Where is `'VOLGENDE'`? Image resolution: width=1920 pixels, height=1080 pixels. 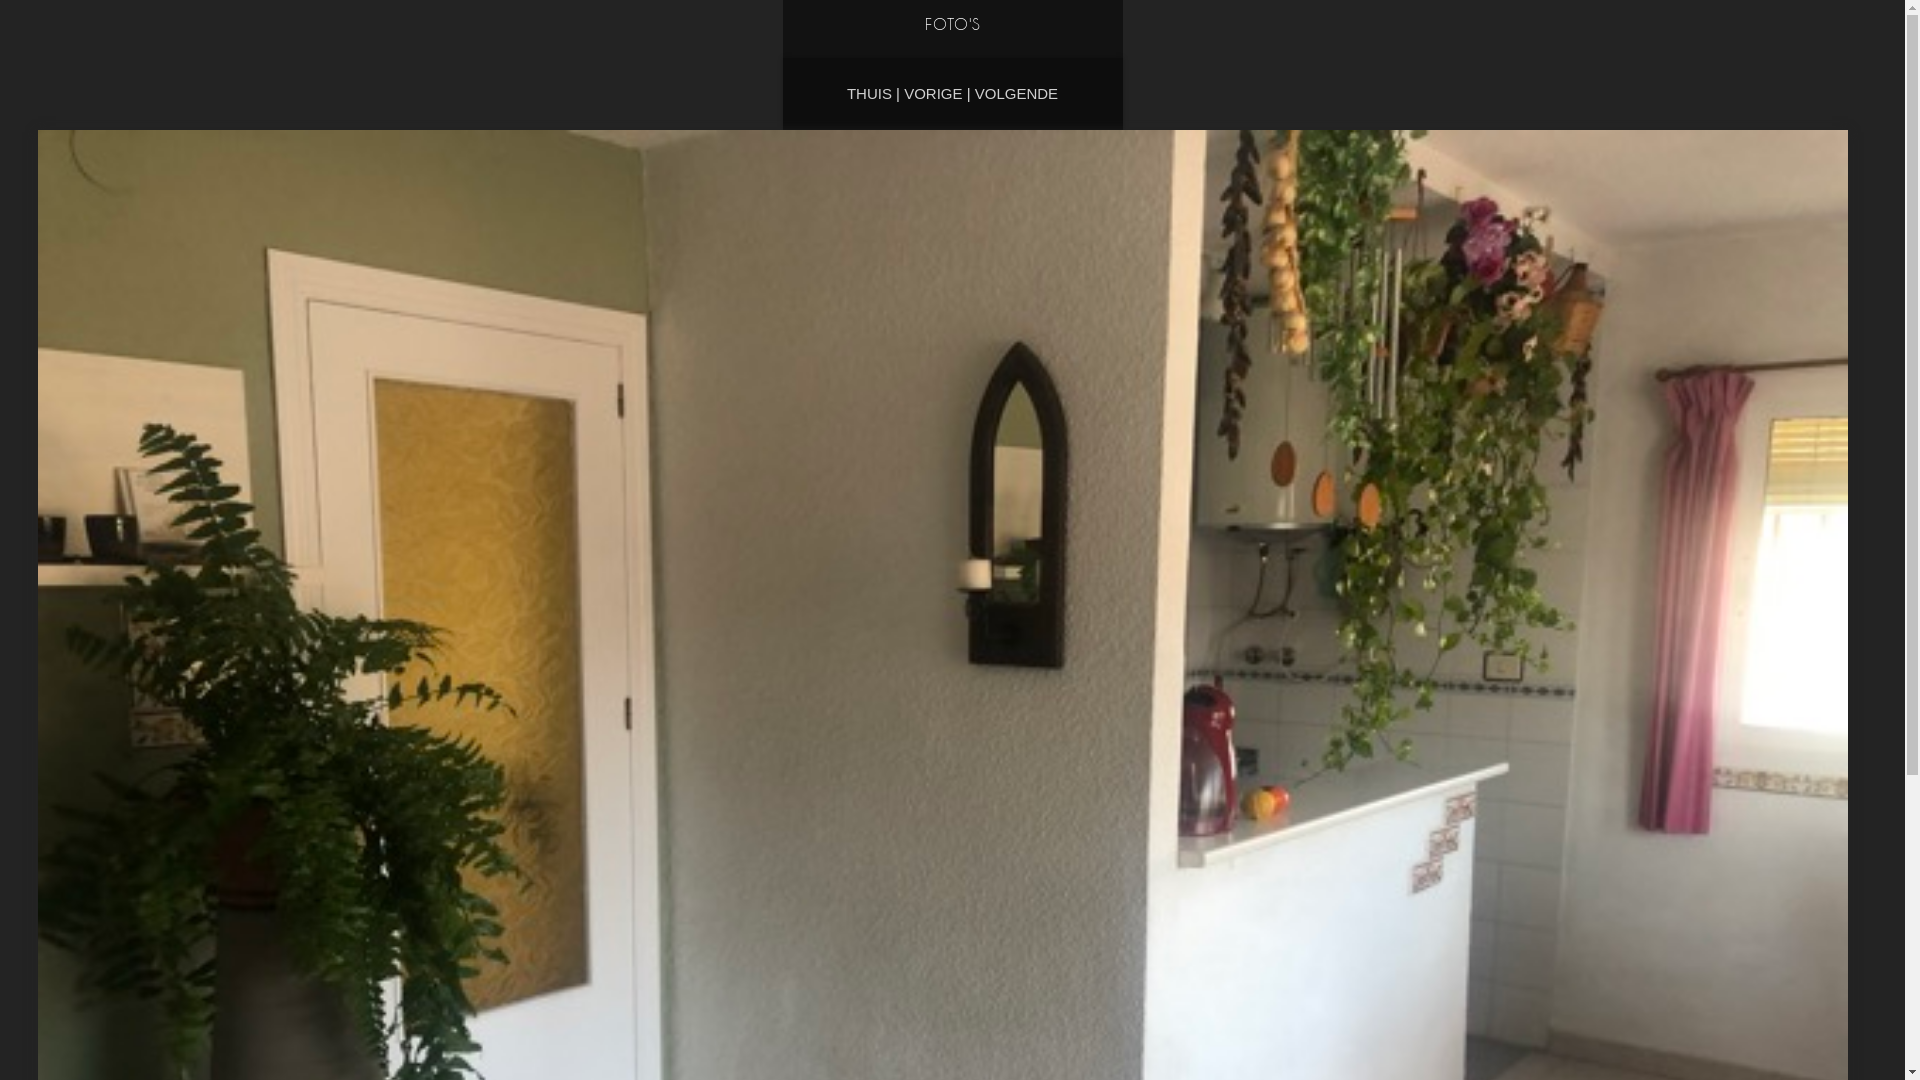
'VOLGENDE' is located at coordinates (974, 93).